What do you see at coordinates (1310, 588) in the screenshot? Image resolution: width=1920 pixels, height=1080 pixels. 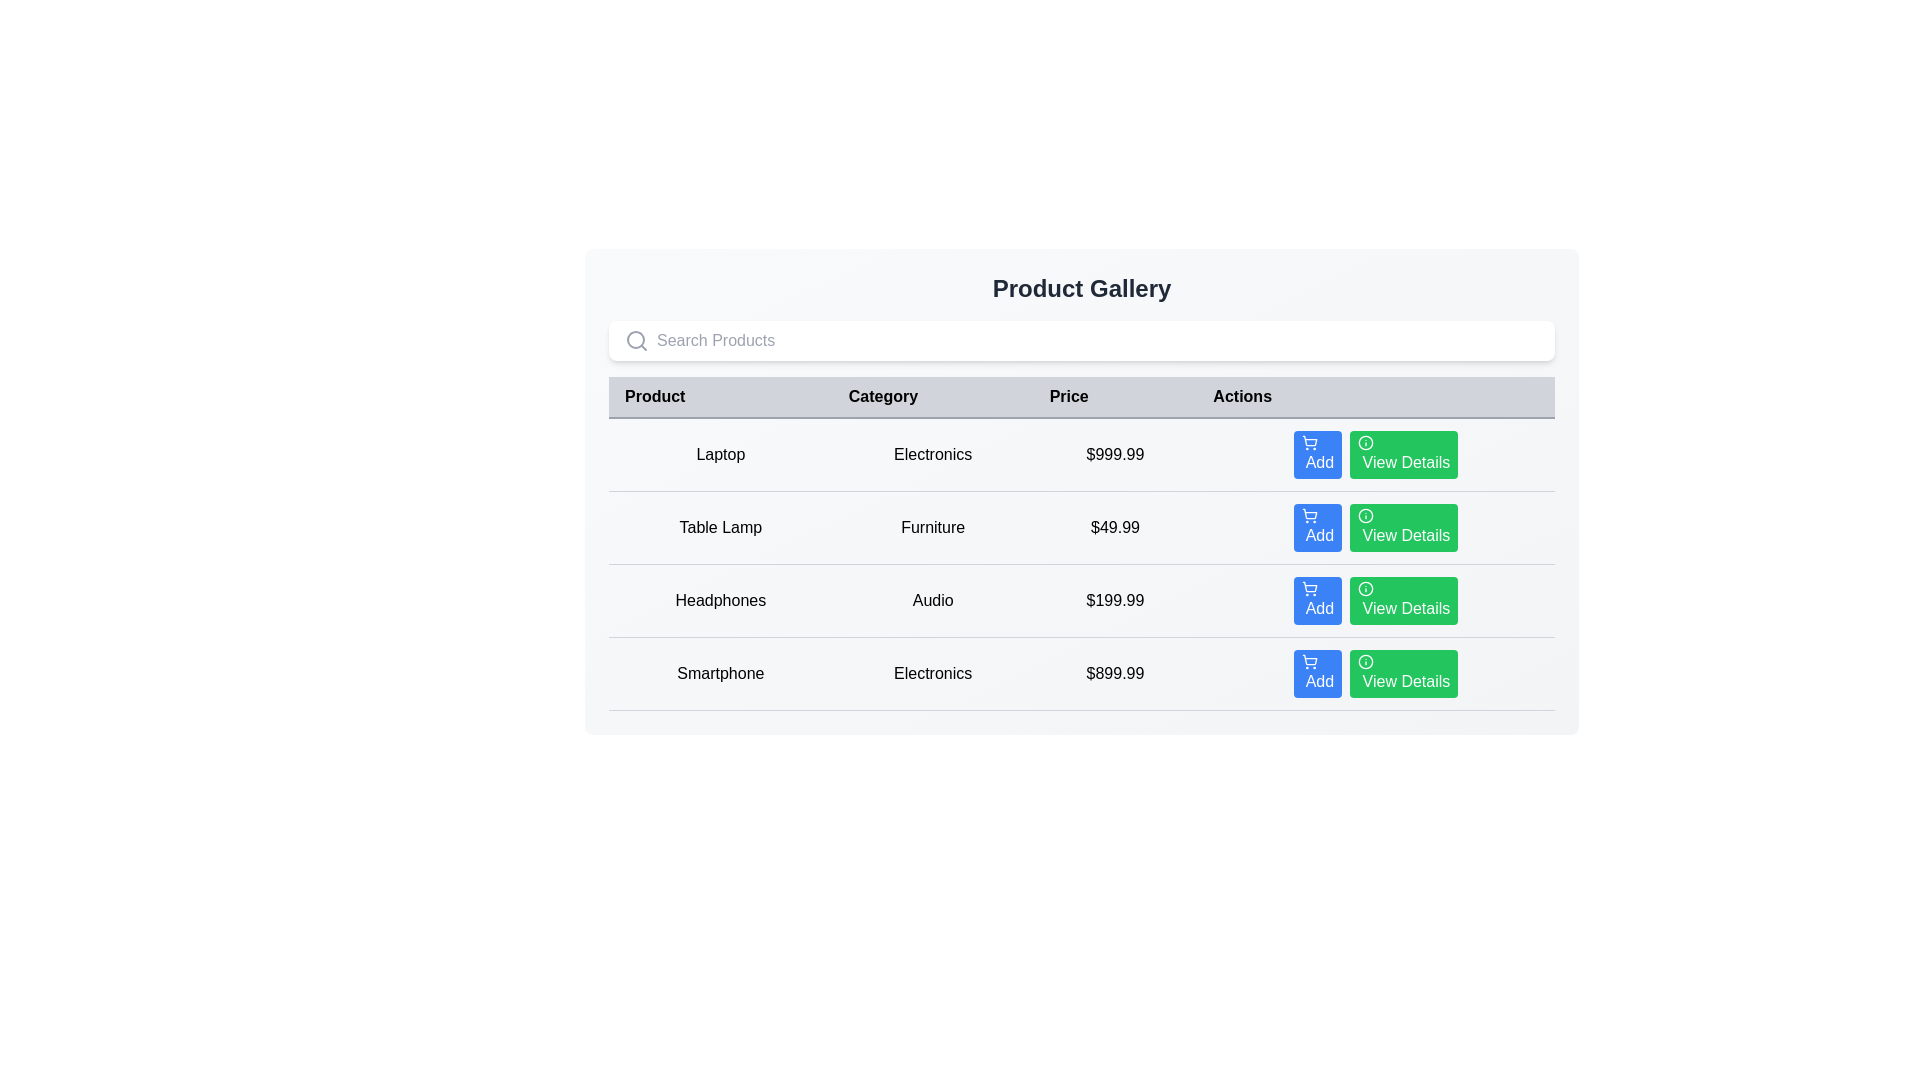 I see `the shopping cart icon located before the 'Add' text on the blue button in the Actions column of the third row in the product table` at bounding box center [1310, 588].